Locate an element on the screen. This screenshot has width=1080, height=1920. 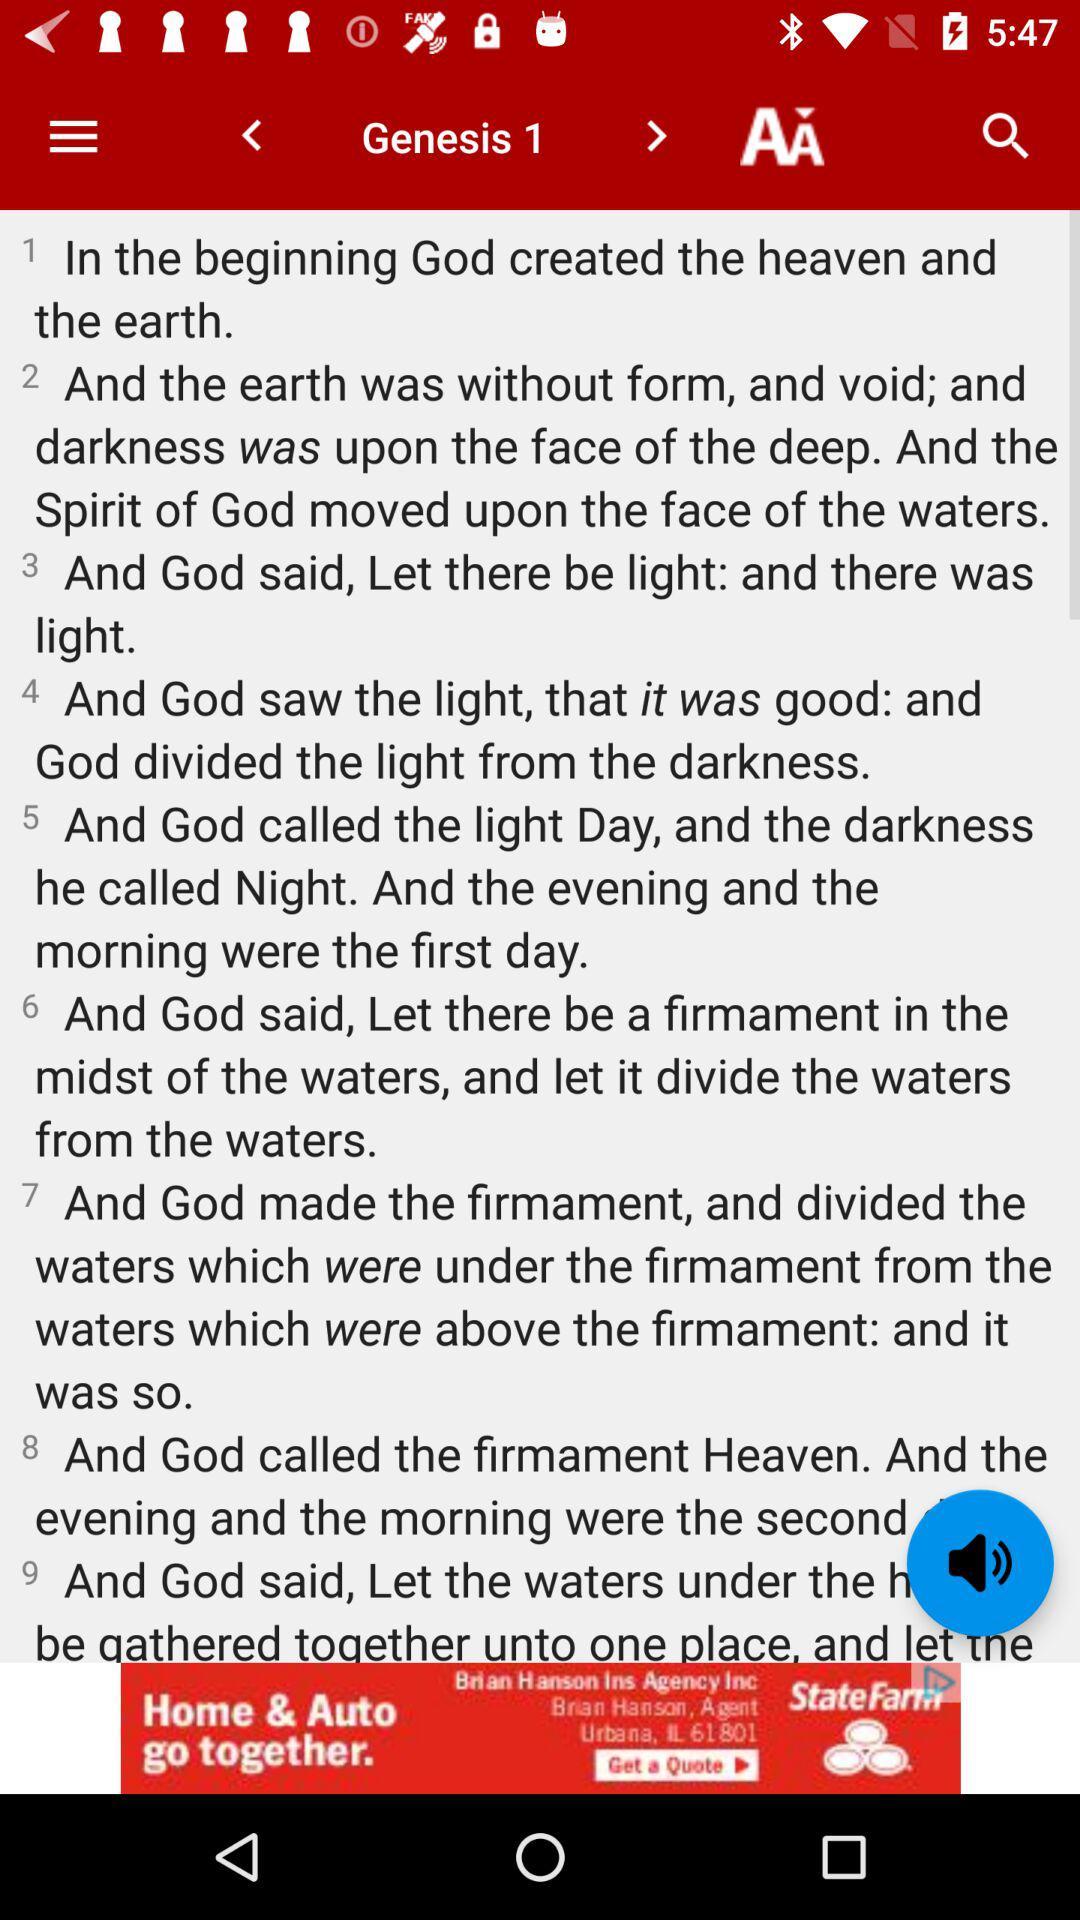
the volume option is located at coordinates (979, 1562).